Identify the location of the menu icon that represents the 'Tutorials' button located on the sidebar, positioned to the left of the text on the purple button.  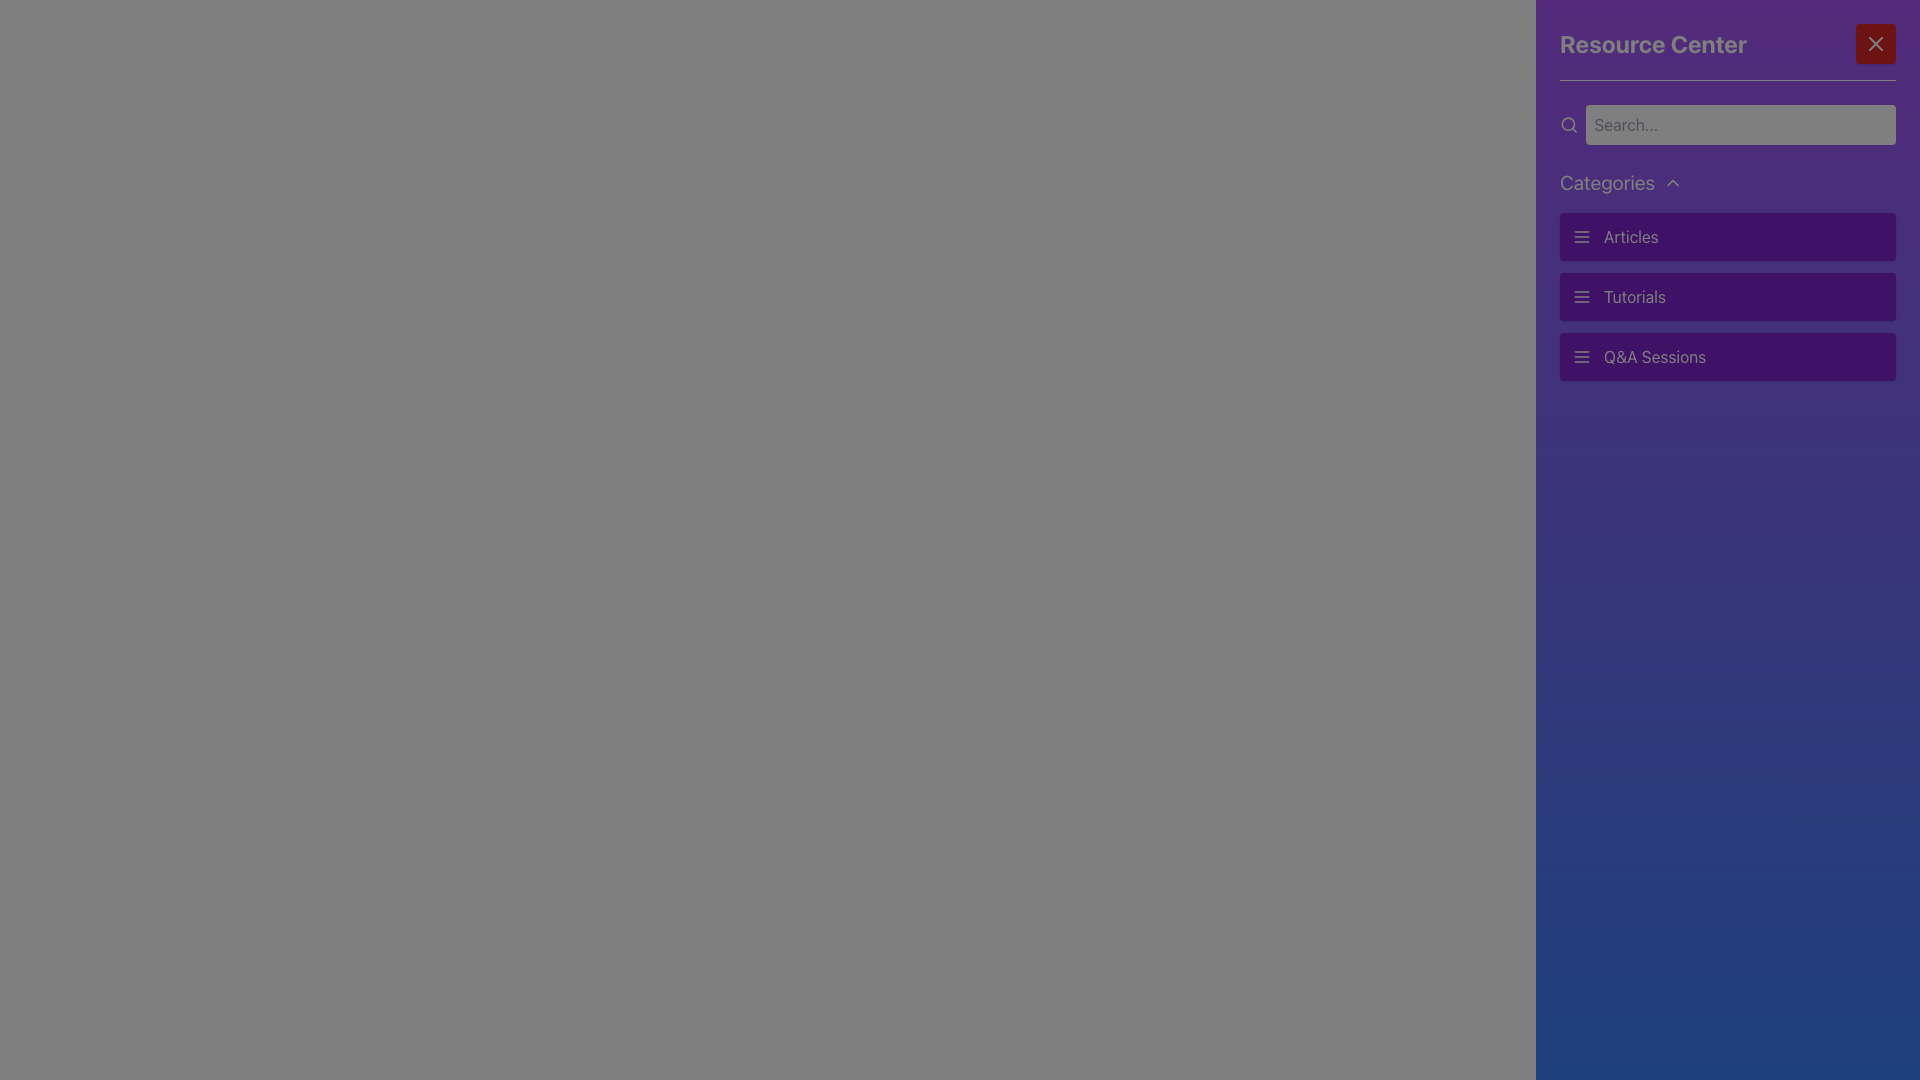
(1581, 297).